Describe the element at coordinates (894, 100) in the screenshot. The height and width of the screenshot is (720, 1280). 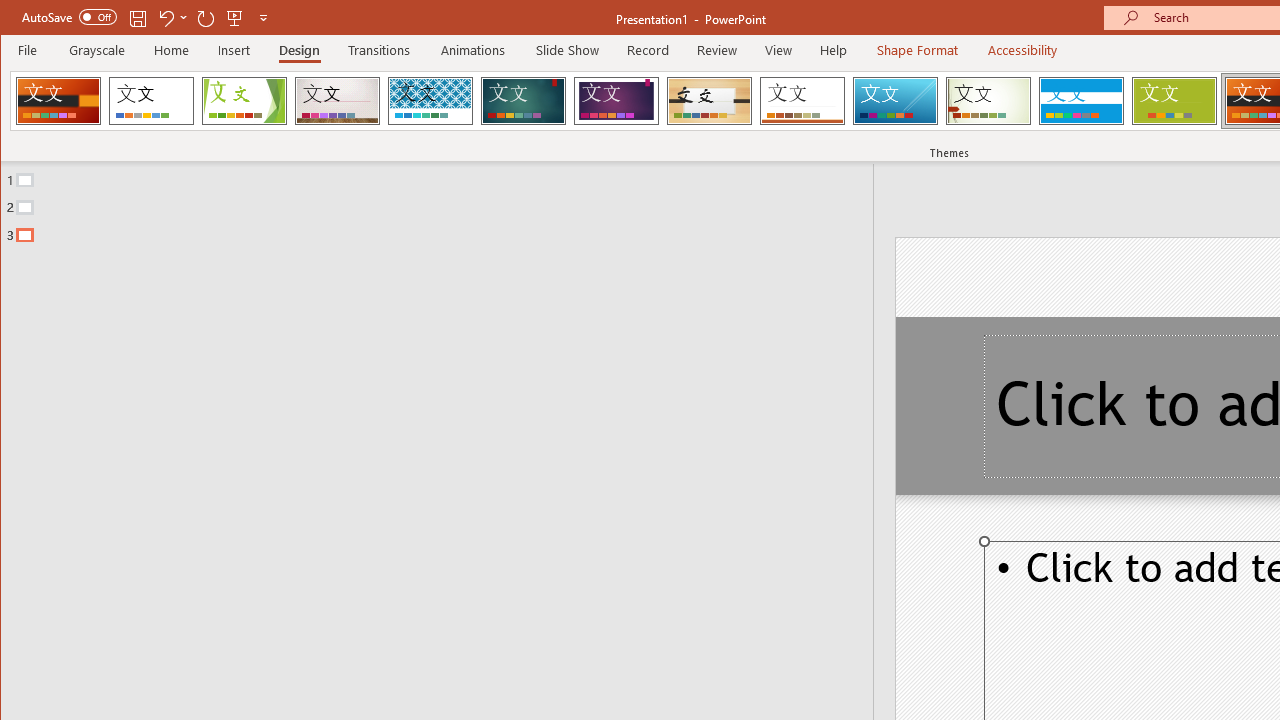
I see `'Slice'` at that location.